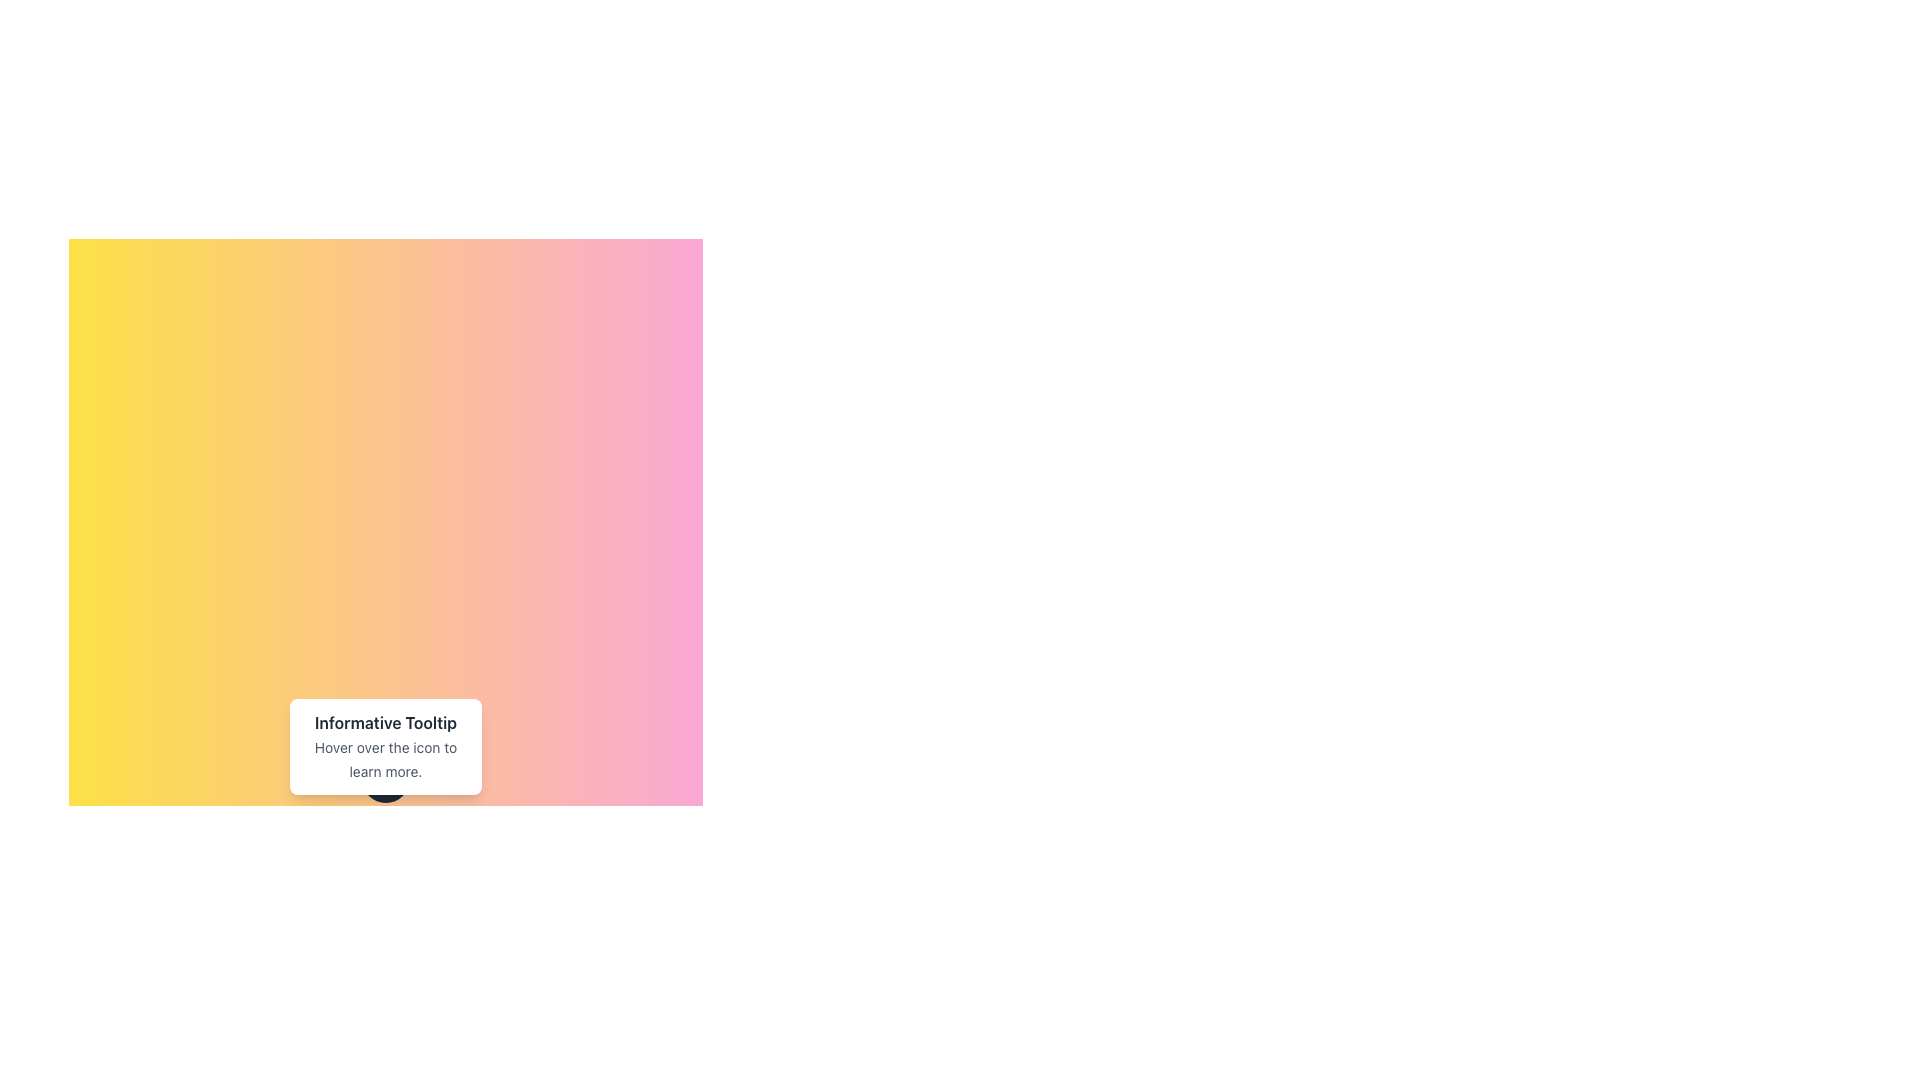 The height and width of the screenshot is (1080, 1920). I want to click on the outer circular border of the information icon, which is a vector graphic element centered at the specified coordinates, so click(385, 778).